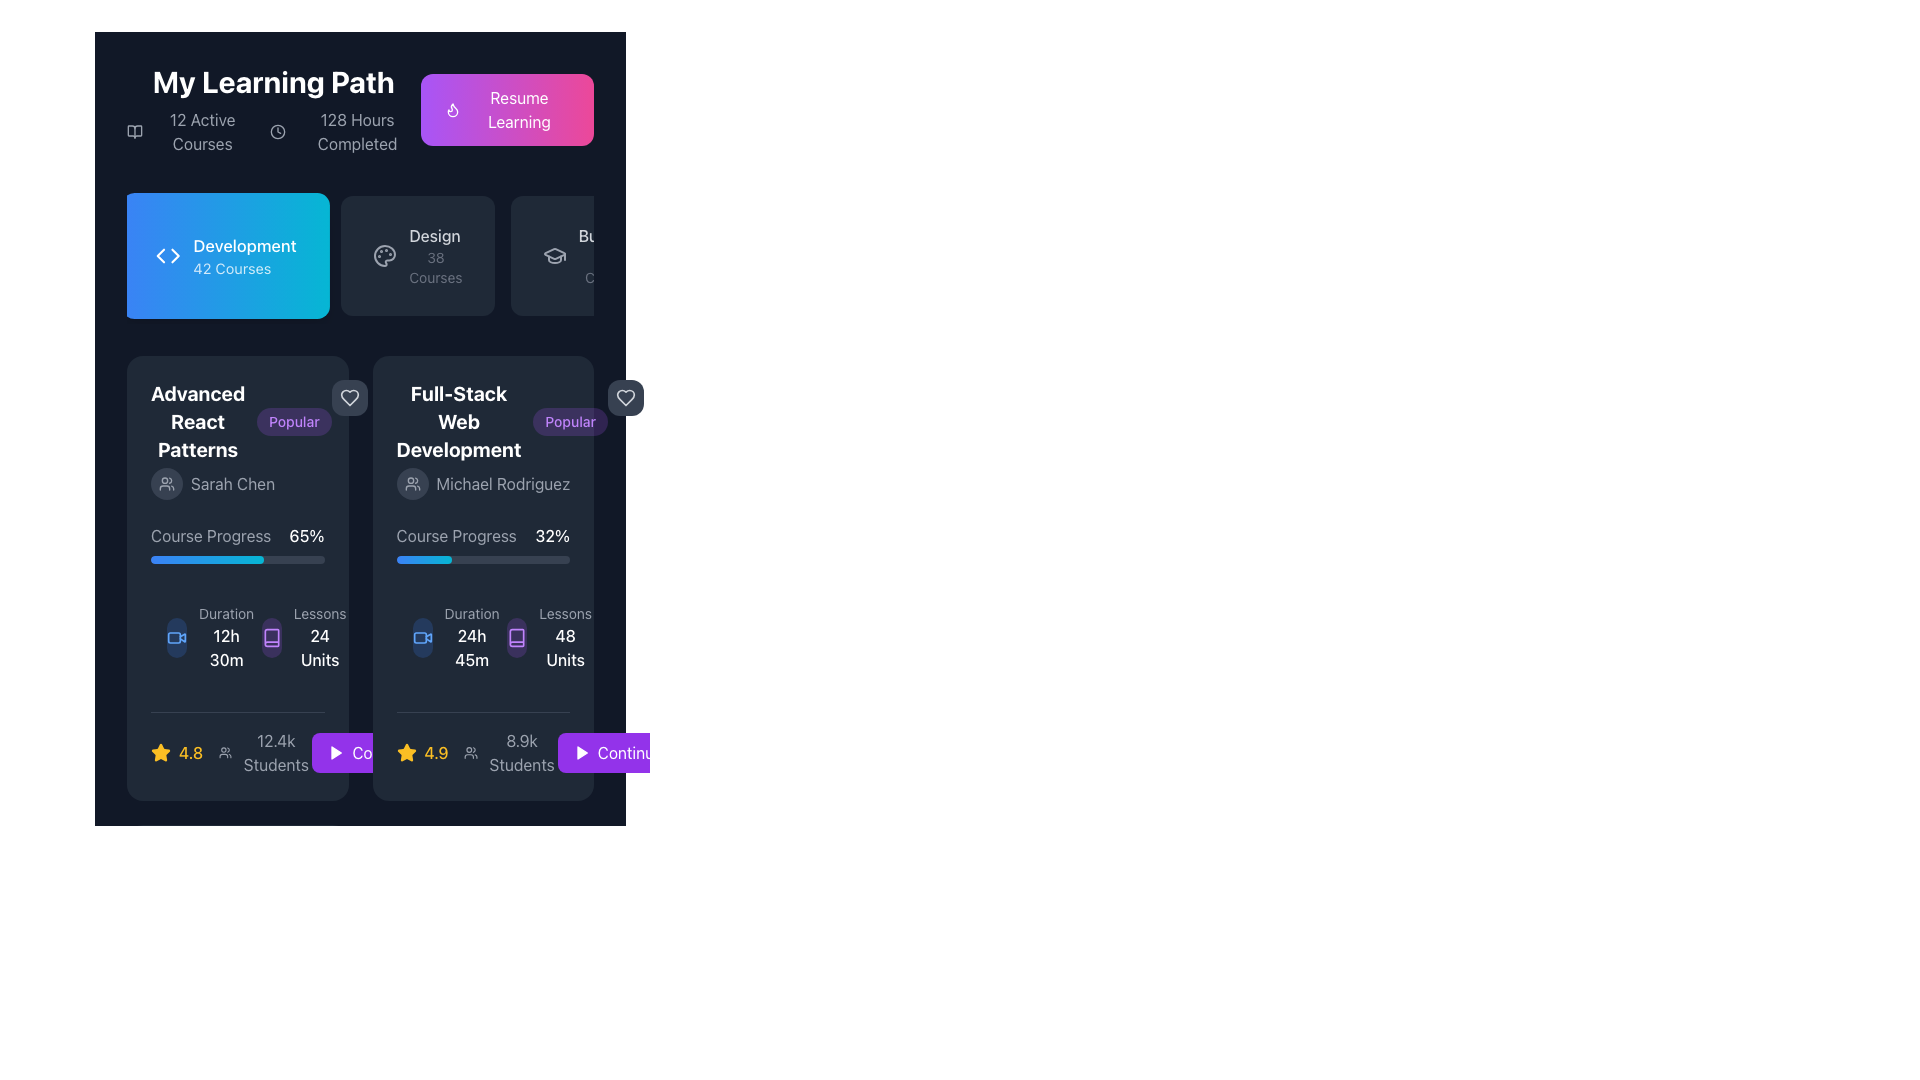 The width and height of the screenshot is (1920, 1080). Describe the element at coordinates (435, 254) in the screenshot. I see `the 'Design' category button, which is the second item in the list of learning categories` at that location.